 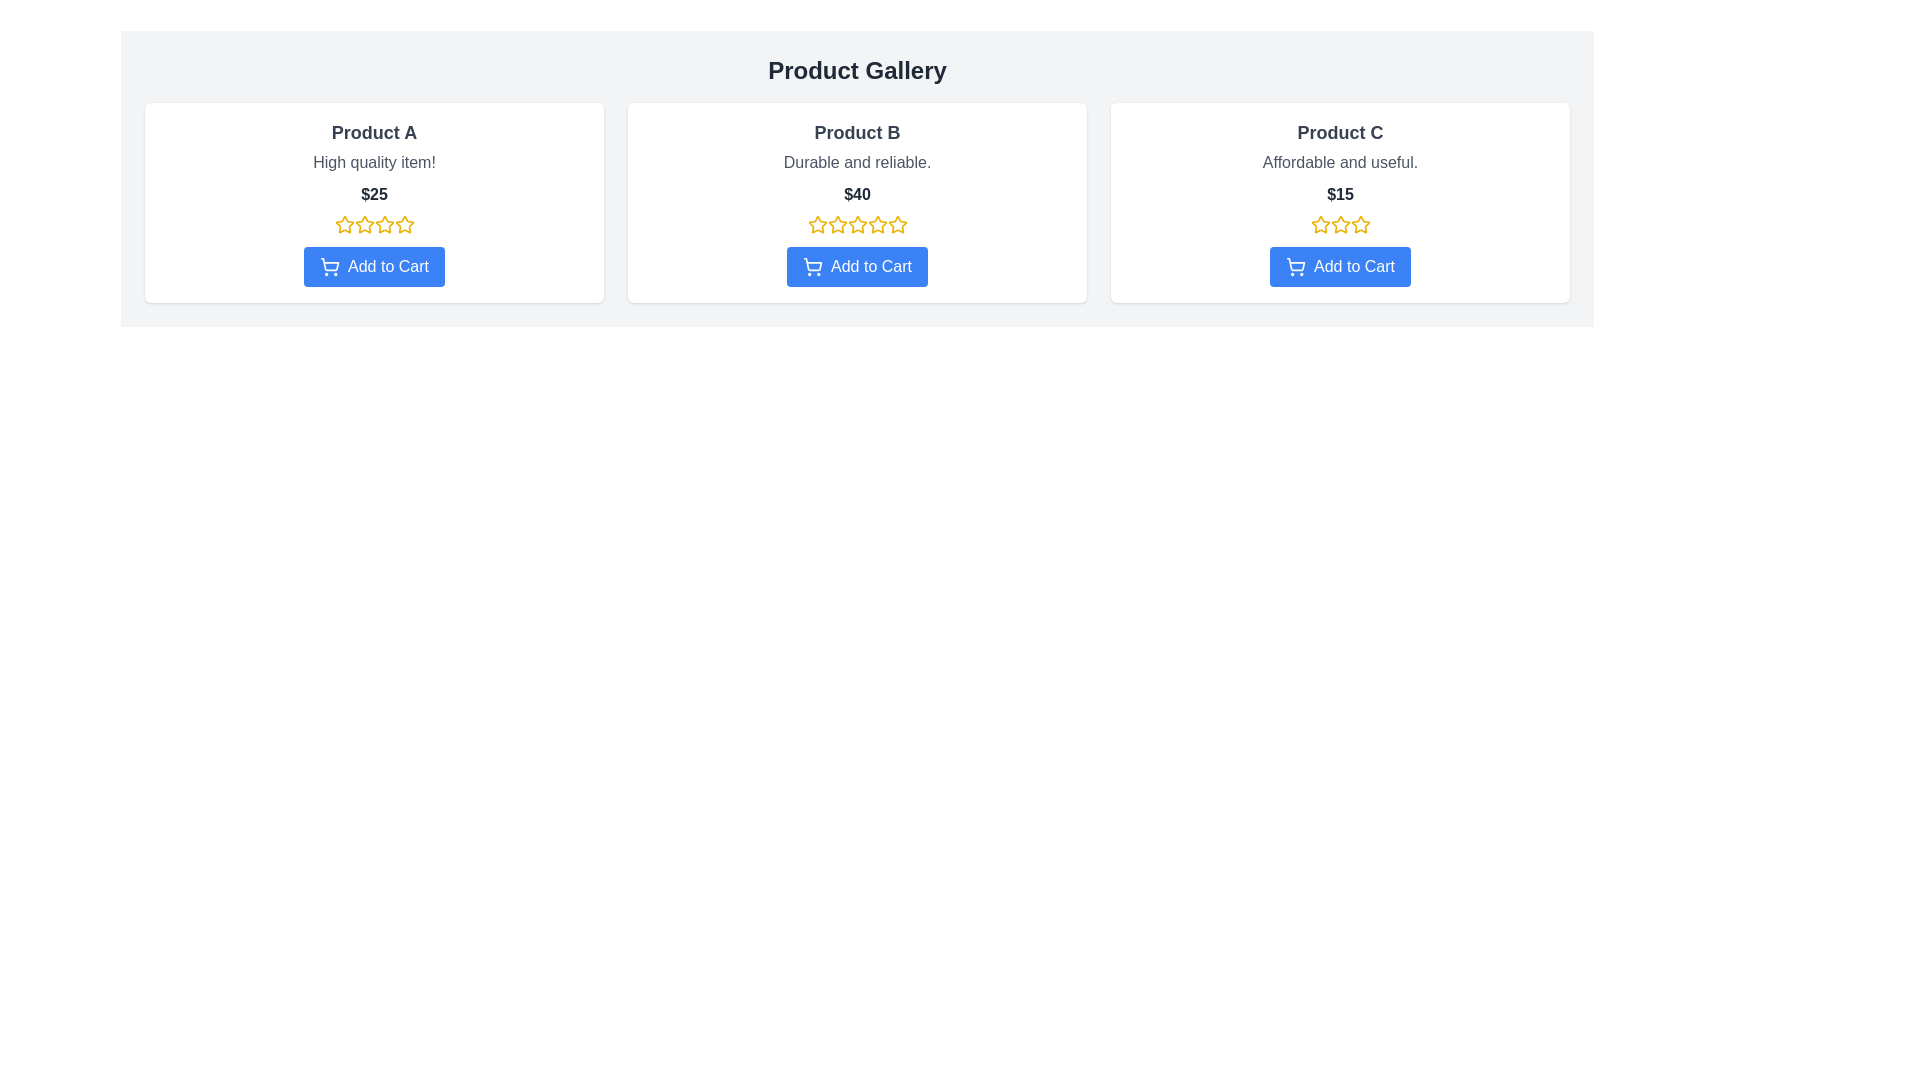 What do you see at coordinates (857, 132) in the screenshot?
I see `the text label for 'Product B', which serves as the title or name label for the product, located in the middle card of the product cards` at bounding box center [857, 132].